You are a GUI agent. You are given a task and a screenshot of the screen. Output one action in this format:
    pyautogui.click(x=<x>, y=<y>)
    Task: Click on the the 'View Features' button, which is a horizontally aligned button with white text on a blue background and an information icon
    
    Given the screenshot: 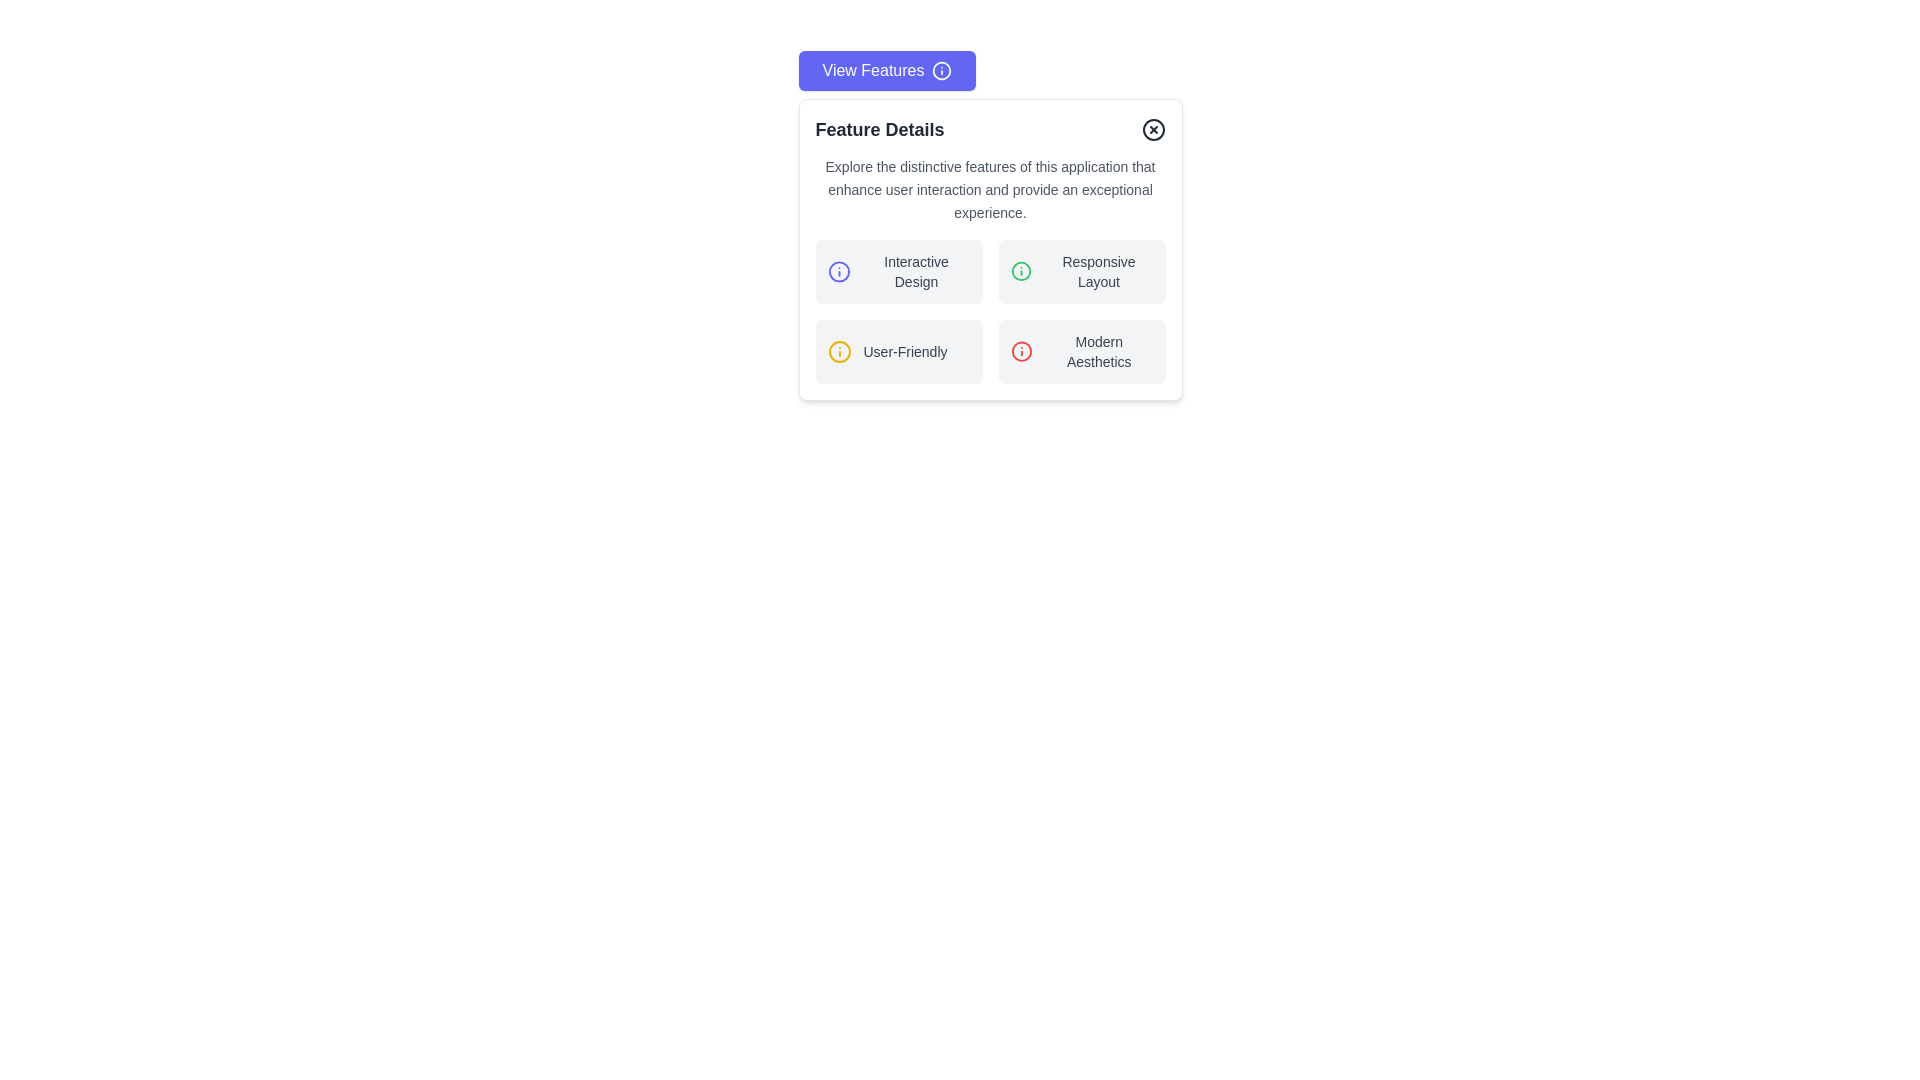 What is the action you would take?
    pyautogui.click(x=886, y=69)
    